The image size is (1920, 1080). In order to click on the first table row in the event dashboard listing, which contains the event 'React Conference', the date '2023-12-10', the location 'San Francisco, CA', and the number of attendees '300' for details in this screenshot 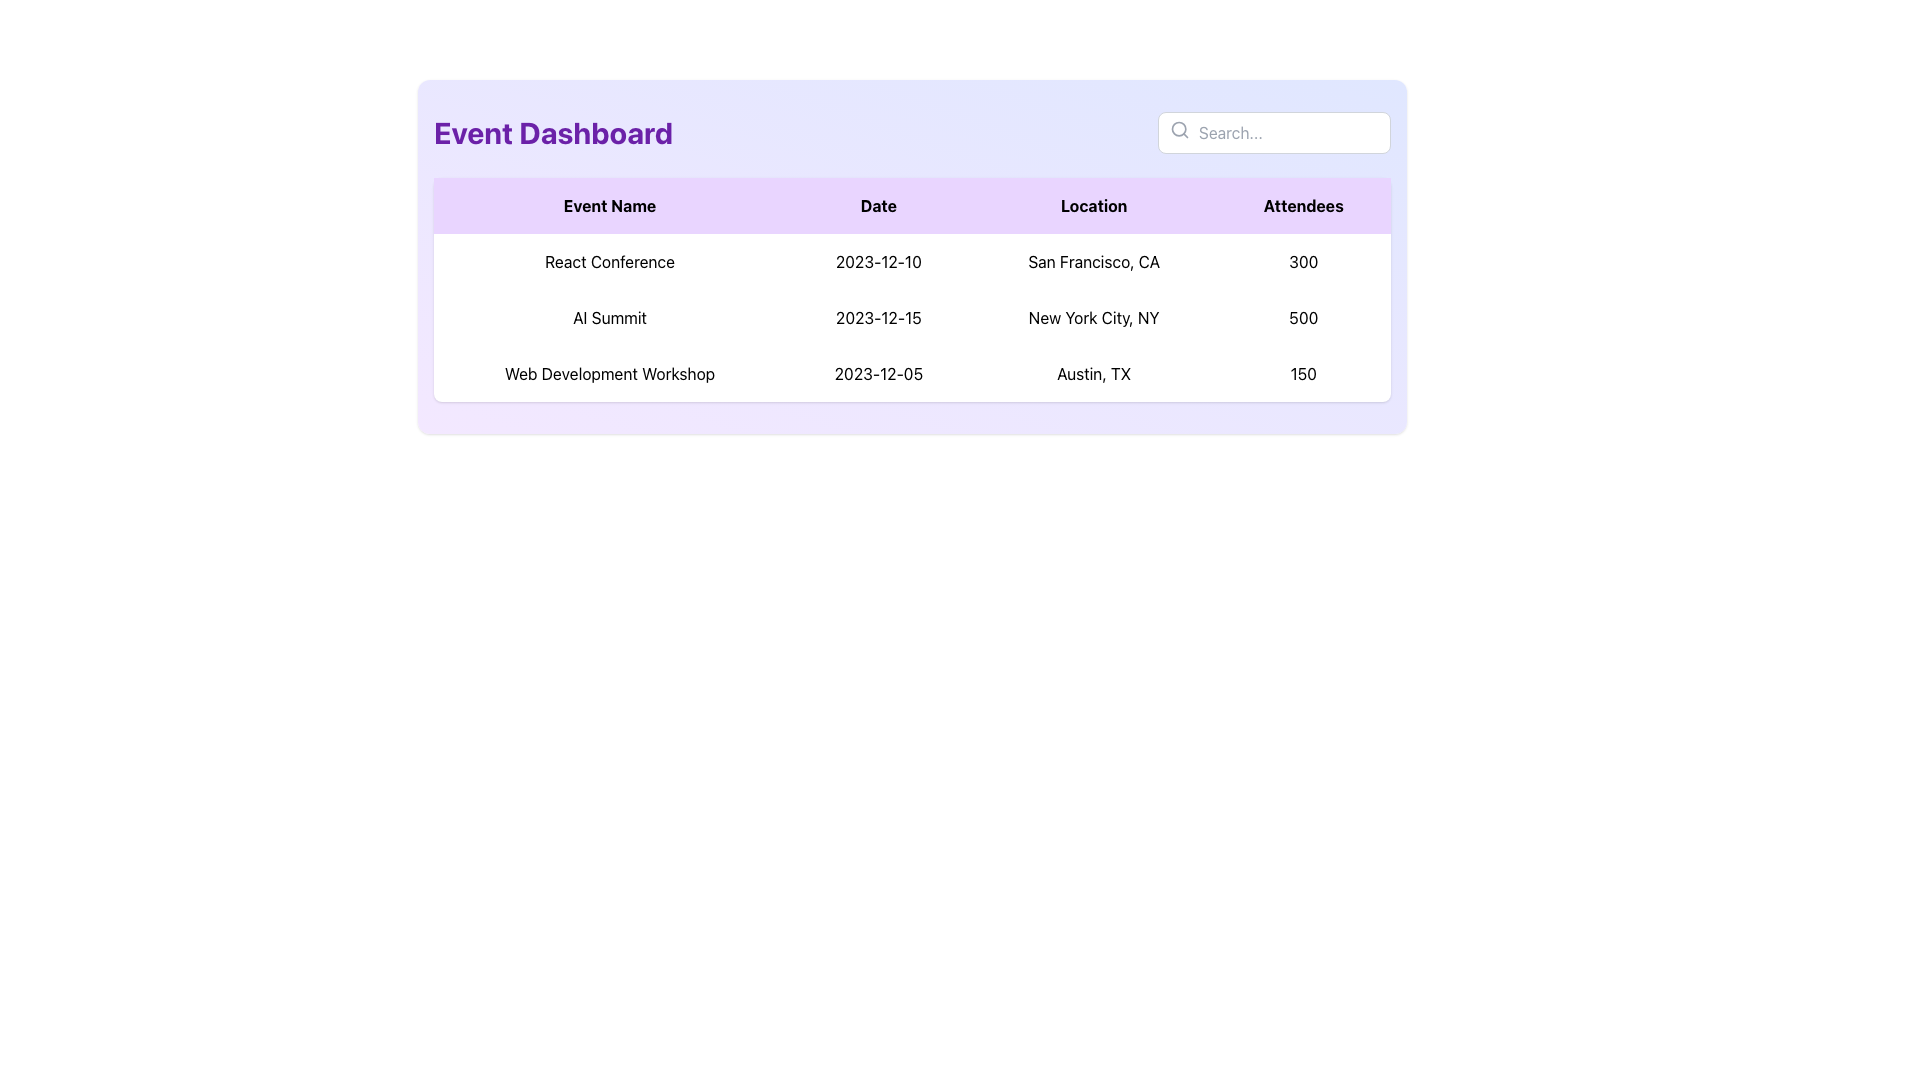, I will do `click(911, 261)`.